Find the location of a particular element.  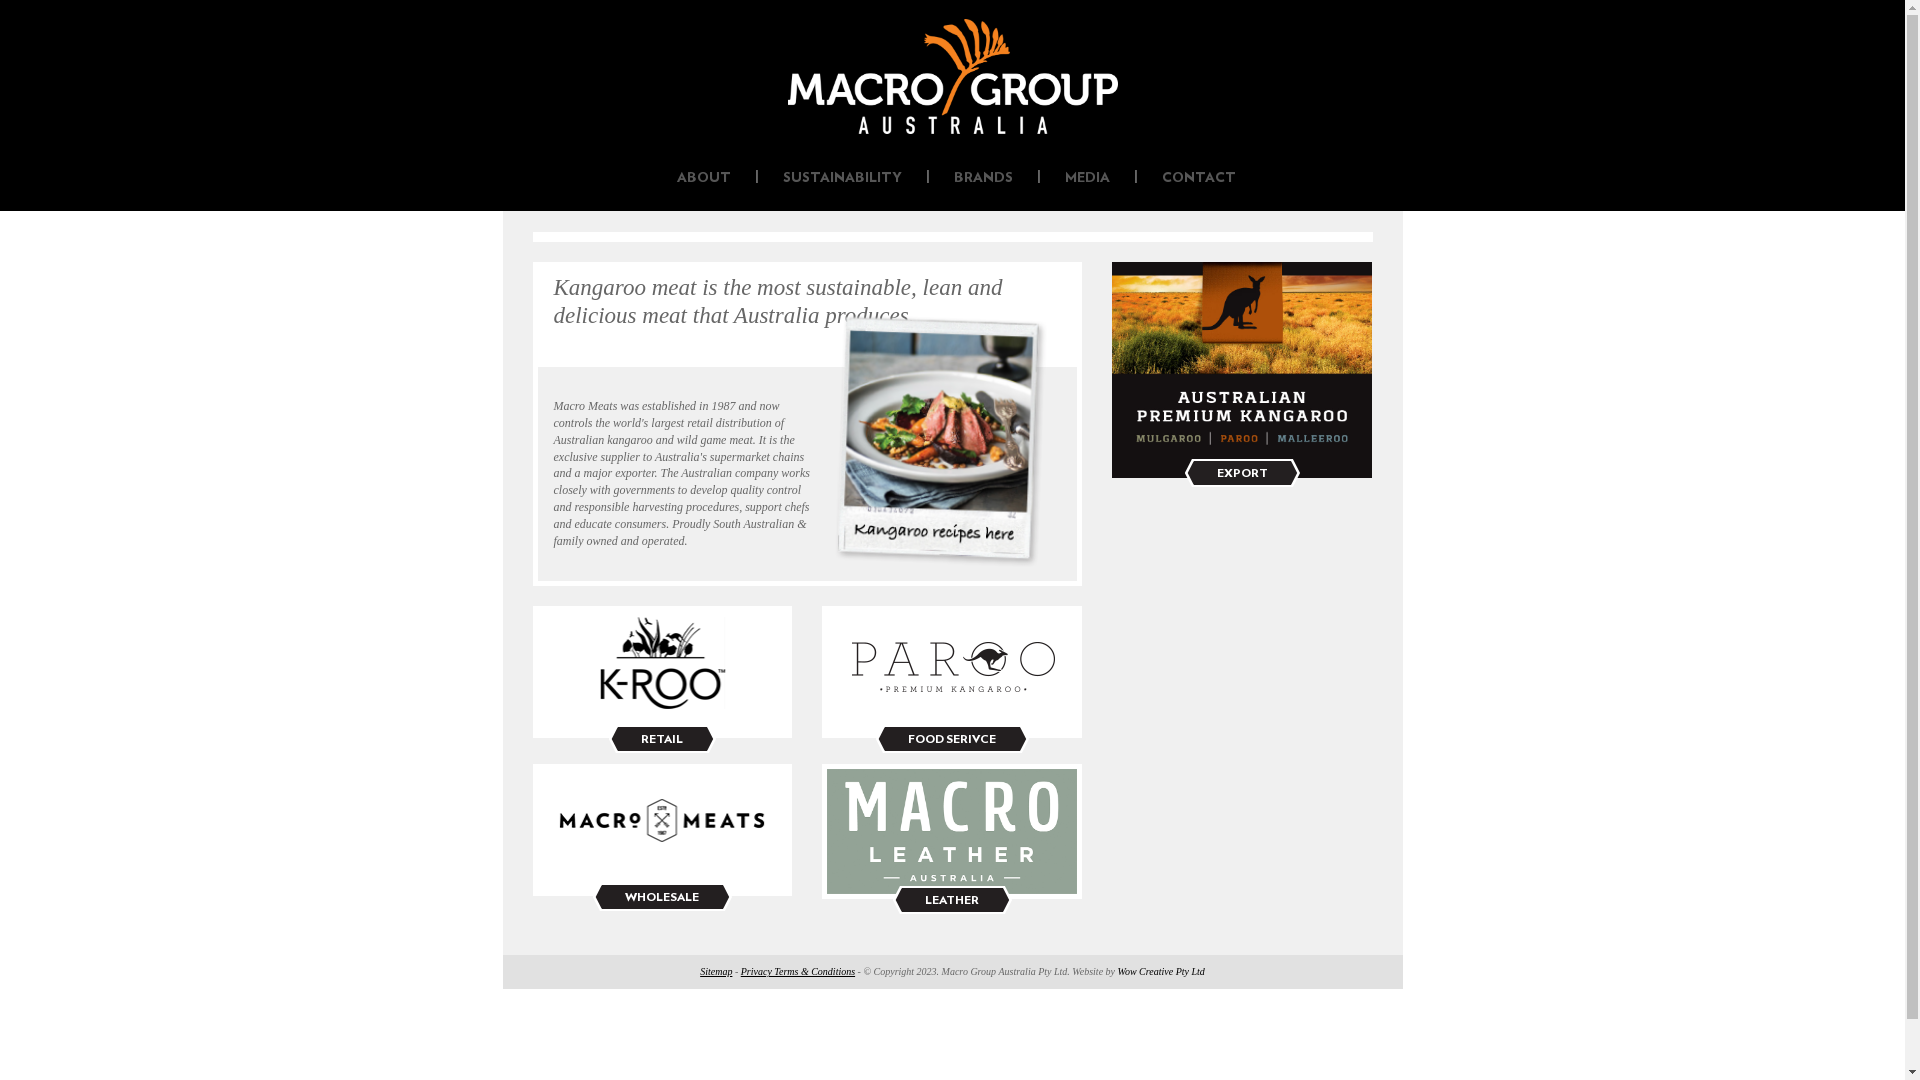

'Wow Creative Pty Ltd' is located at coordinates (1161, 970).